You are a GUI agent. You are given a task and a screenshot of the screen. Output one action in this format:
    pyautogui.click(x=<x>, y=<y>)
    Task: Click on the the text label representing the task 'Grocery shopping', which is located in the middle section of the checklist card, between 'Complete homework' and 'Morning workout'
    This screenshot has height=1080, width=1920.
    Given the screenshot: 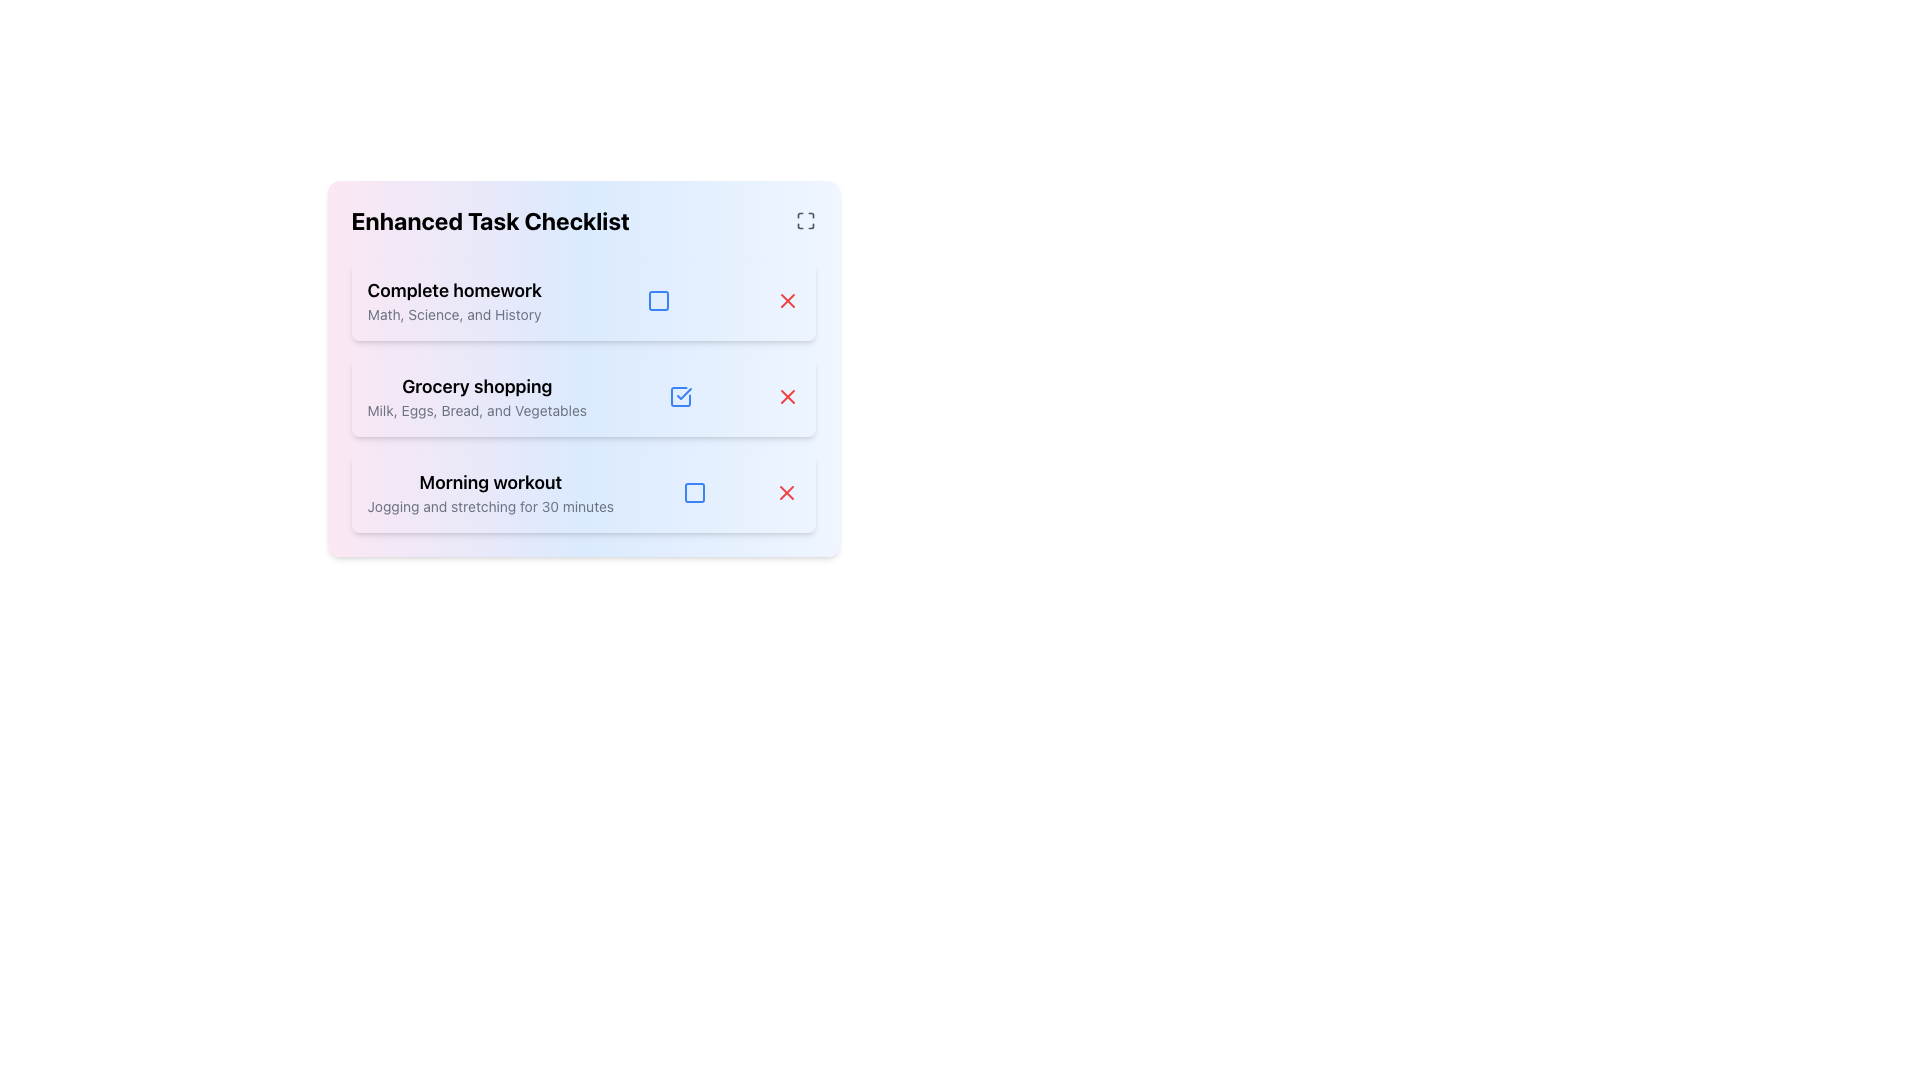 What is the action you would take?
    pyautogui.click(x=476, y=386)
    